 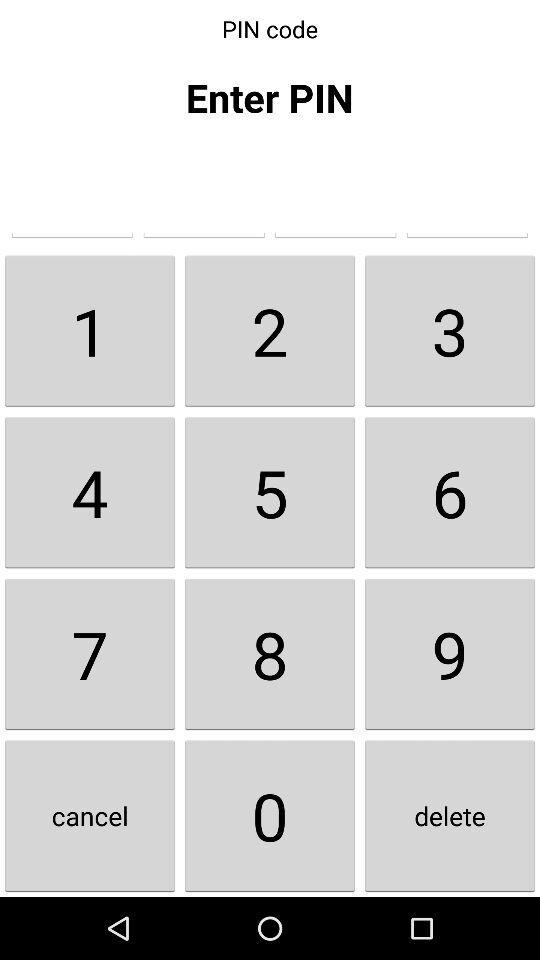 What do you see at coordinates (270, 330) in the screenshot?
I see `the button above 4 button` at bounding box center [270, 330].